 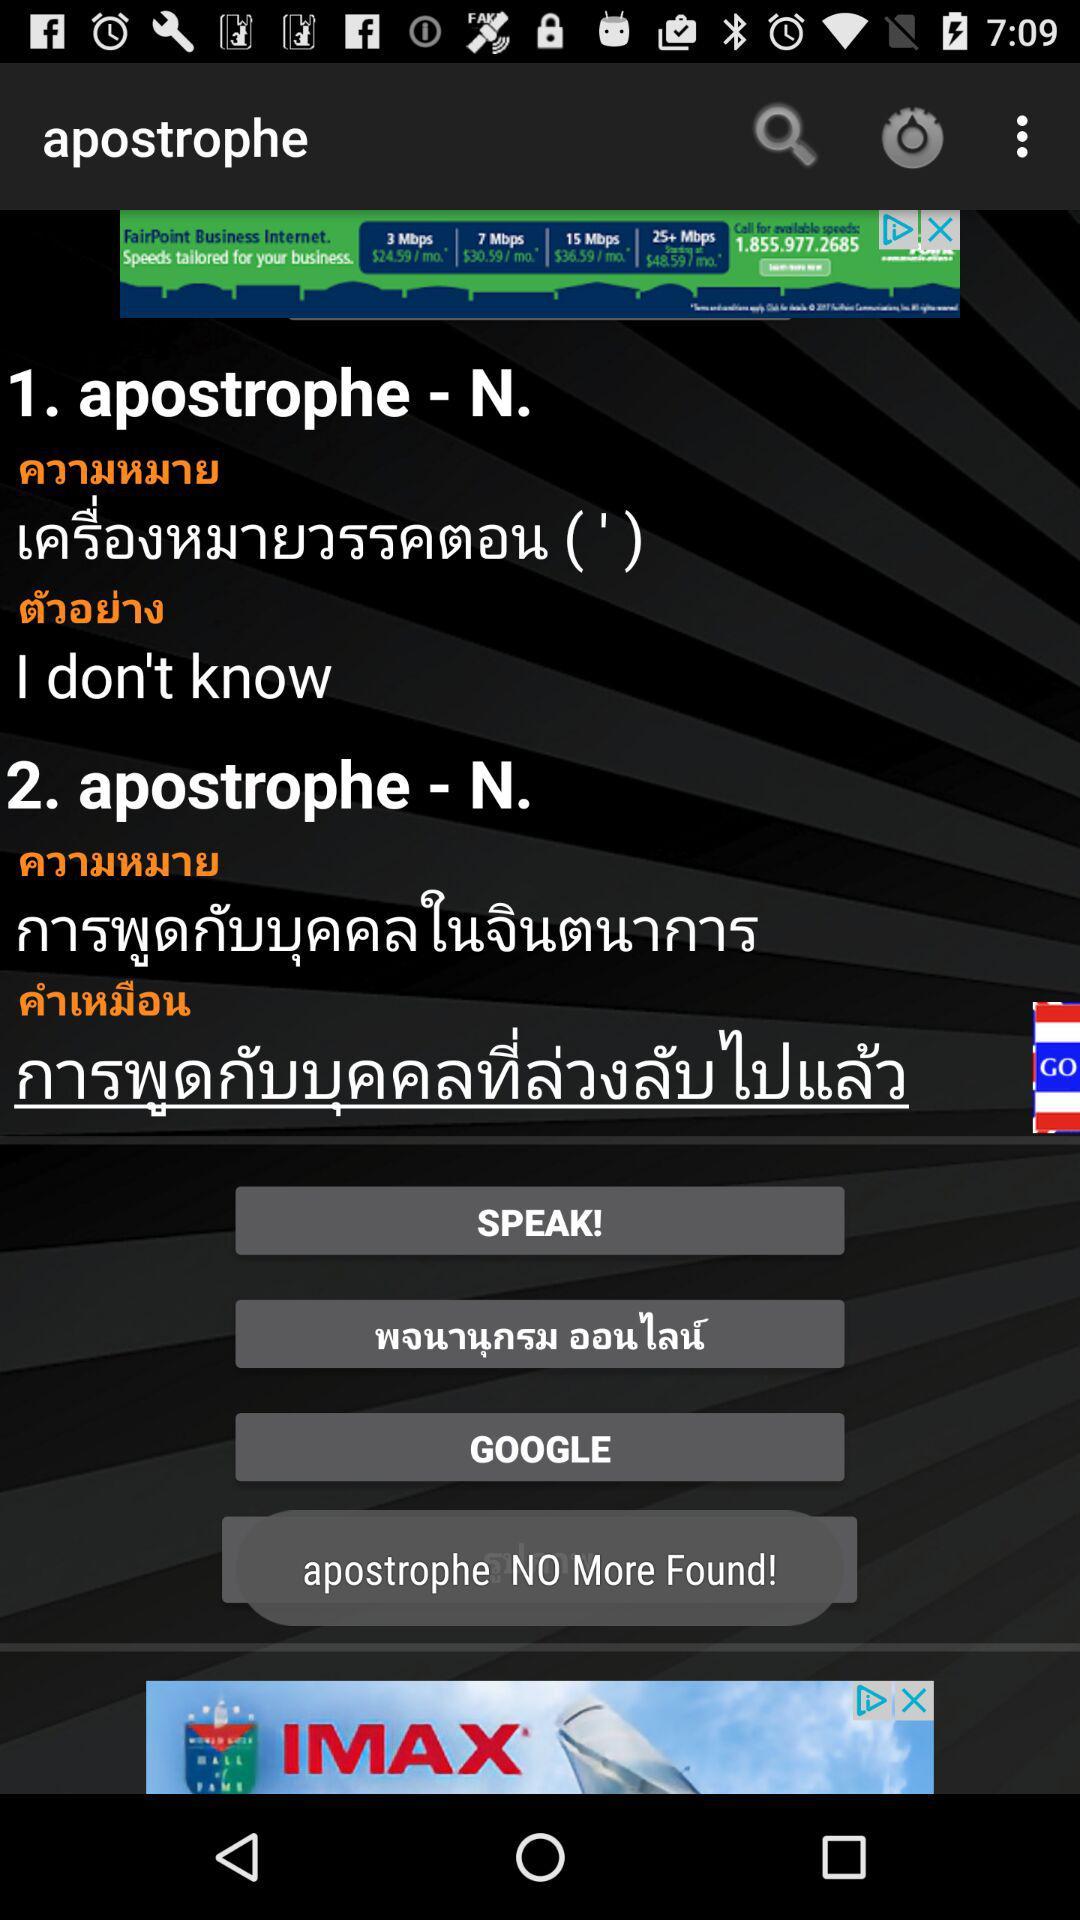 I want to click on the speak button, so click(x=540, y=1219).